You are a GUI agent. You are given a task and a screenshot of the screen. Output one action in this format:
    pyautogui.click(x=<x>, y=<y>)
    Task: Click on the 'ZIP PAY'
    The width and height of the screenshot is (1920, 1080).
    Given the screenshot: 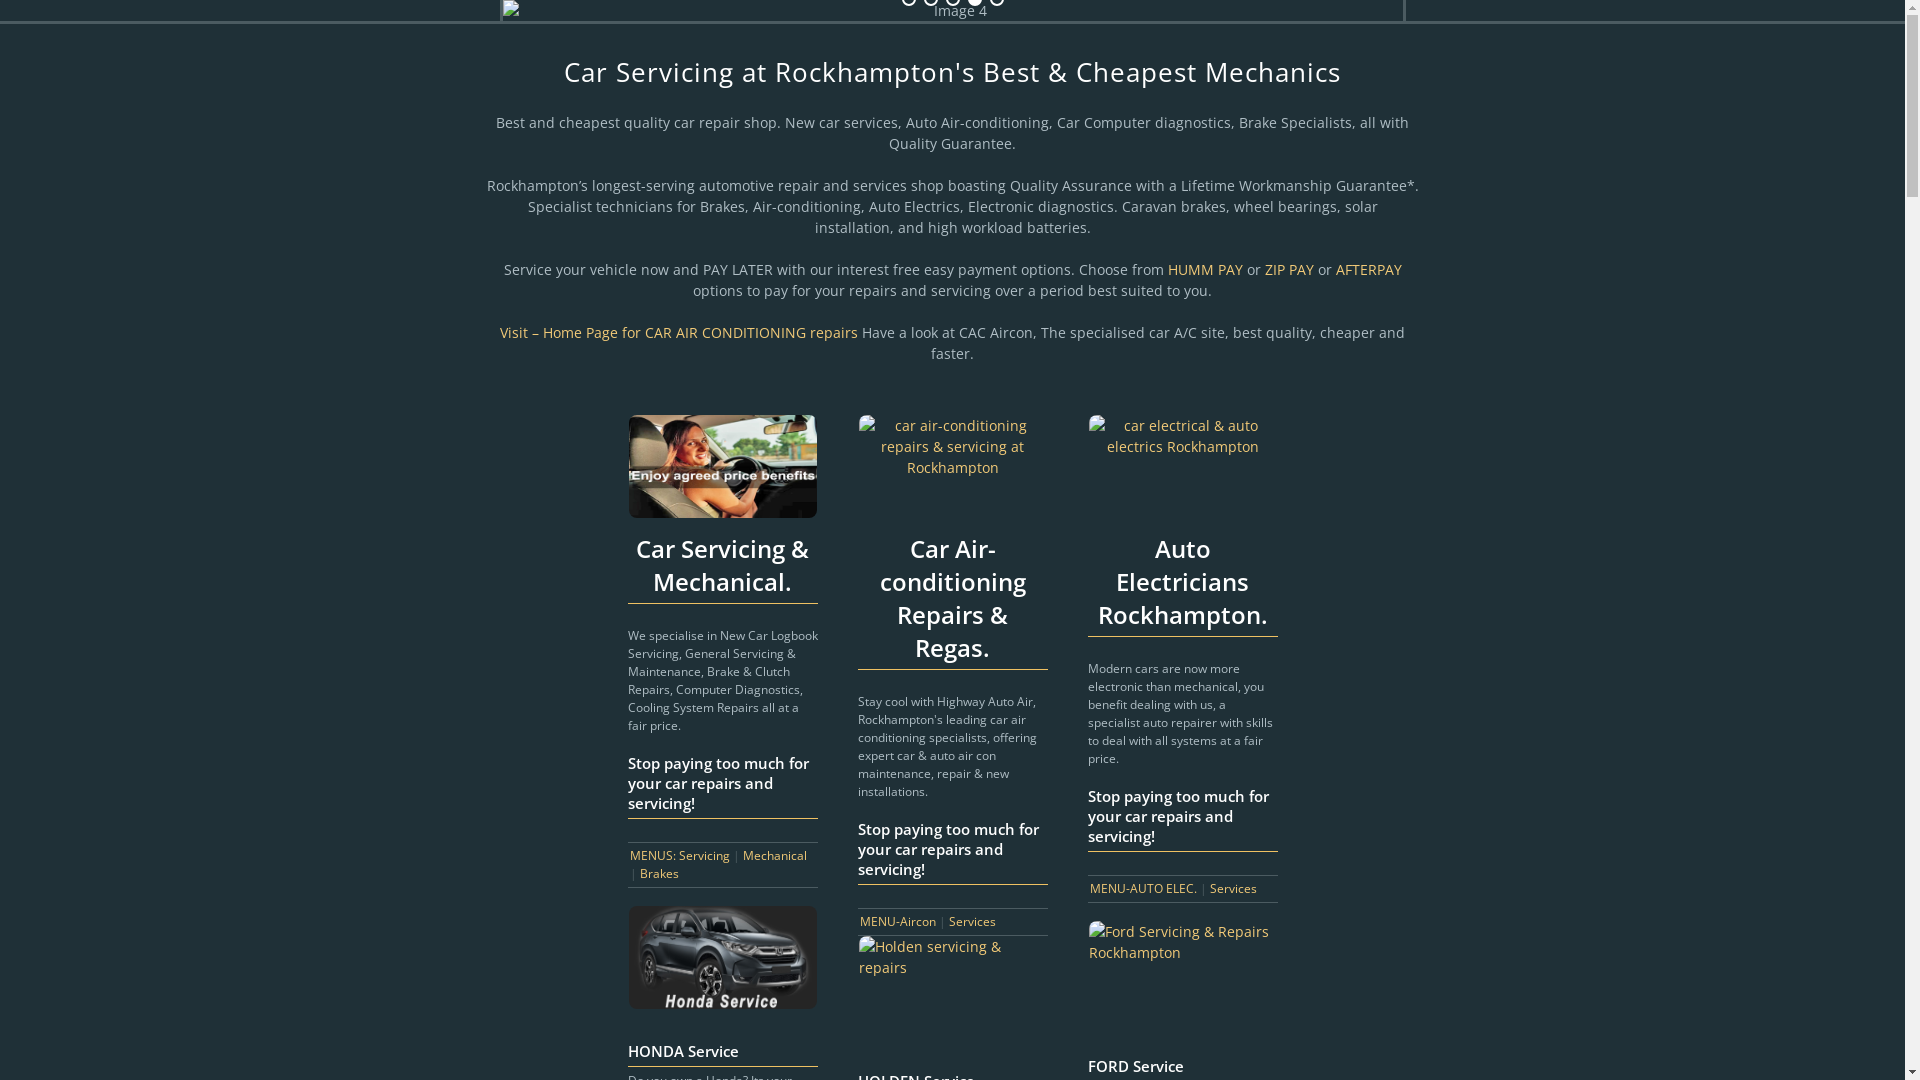 What is the action you would take?
    pyautogui.click(x=1290, y=268)
    